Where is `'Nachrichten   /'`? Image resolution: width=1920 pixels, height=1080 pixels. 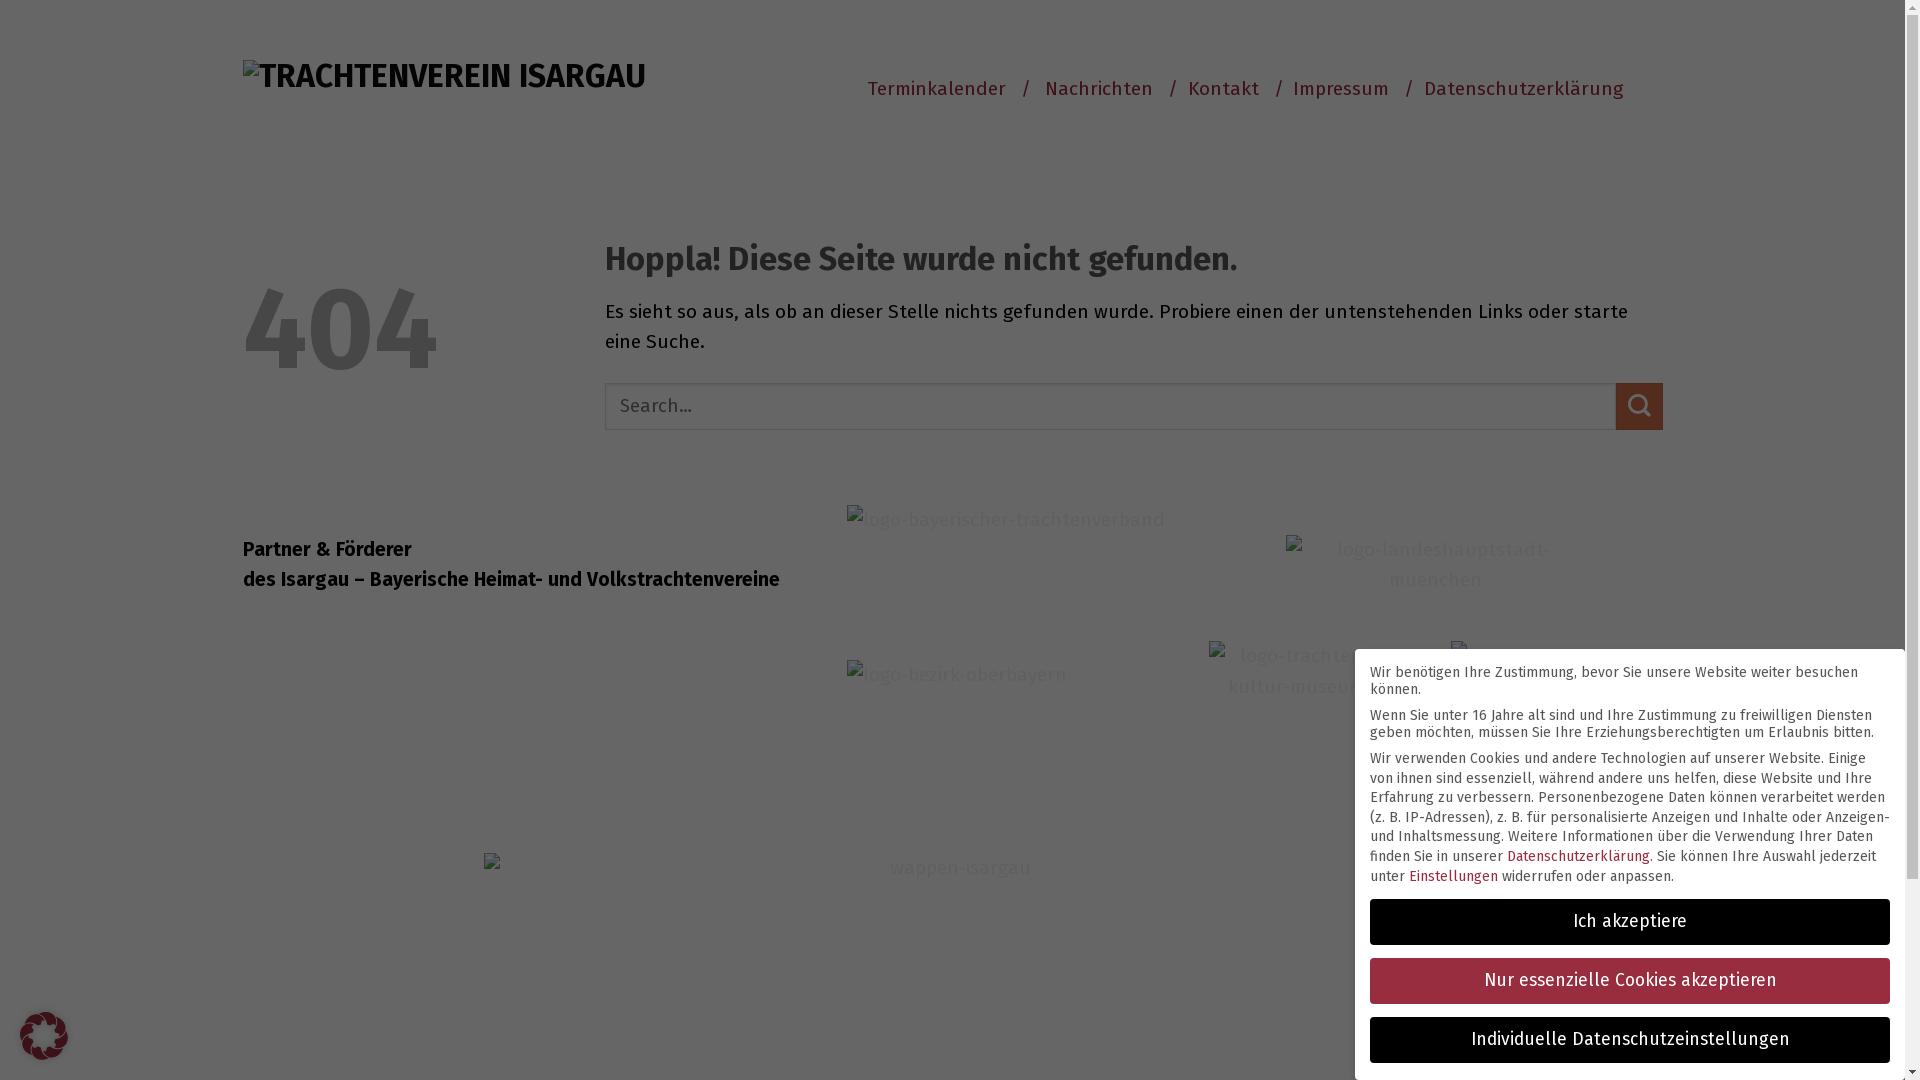 'Nachrichten   /' is located at coordinates (1109, 87).